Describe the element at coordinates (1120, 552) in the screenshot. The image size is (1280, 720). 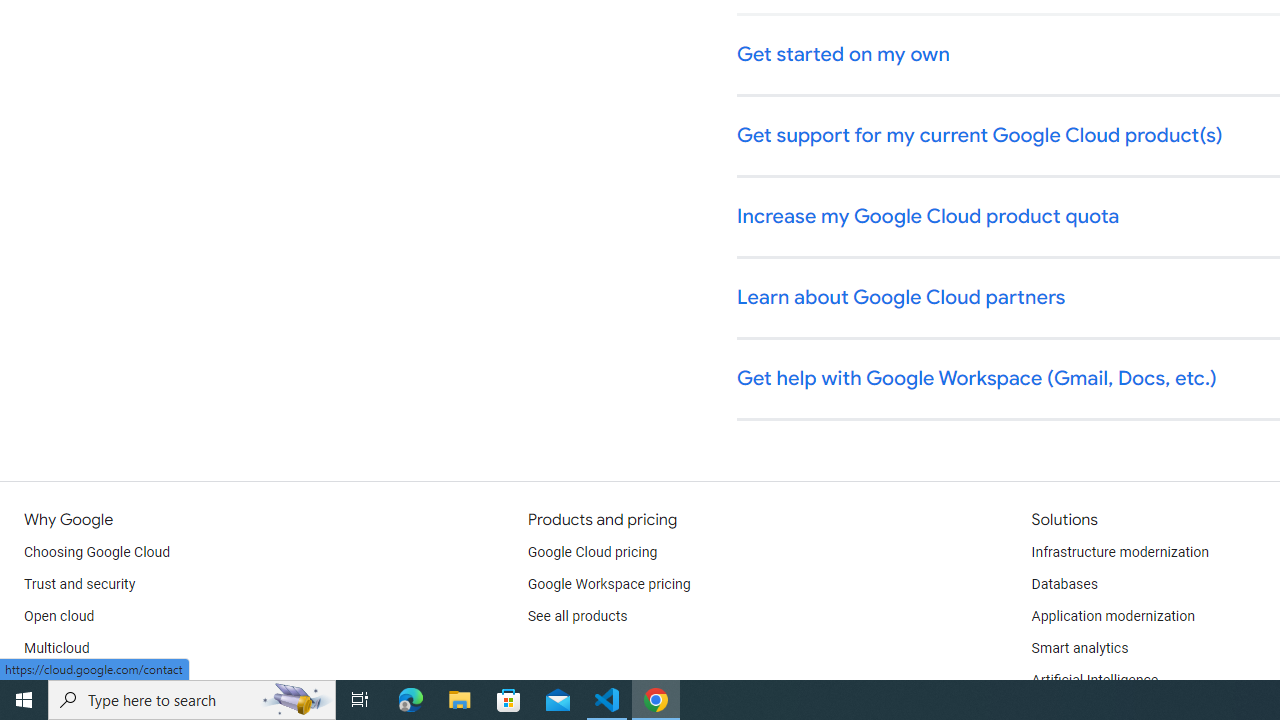
I see `'Infrastructure modernization'` at that location.